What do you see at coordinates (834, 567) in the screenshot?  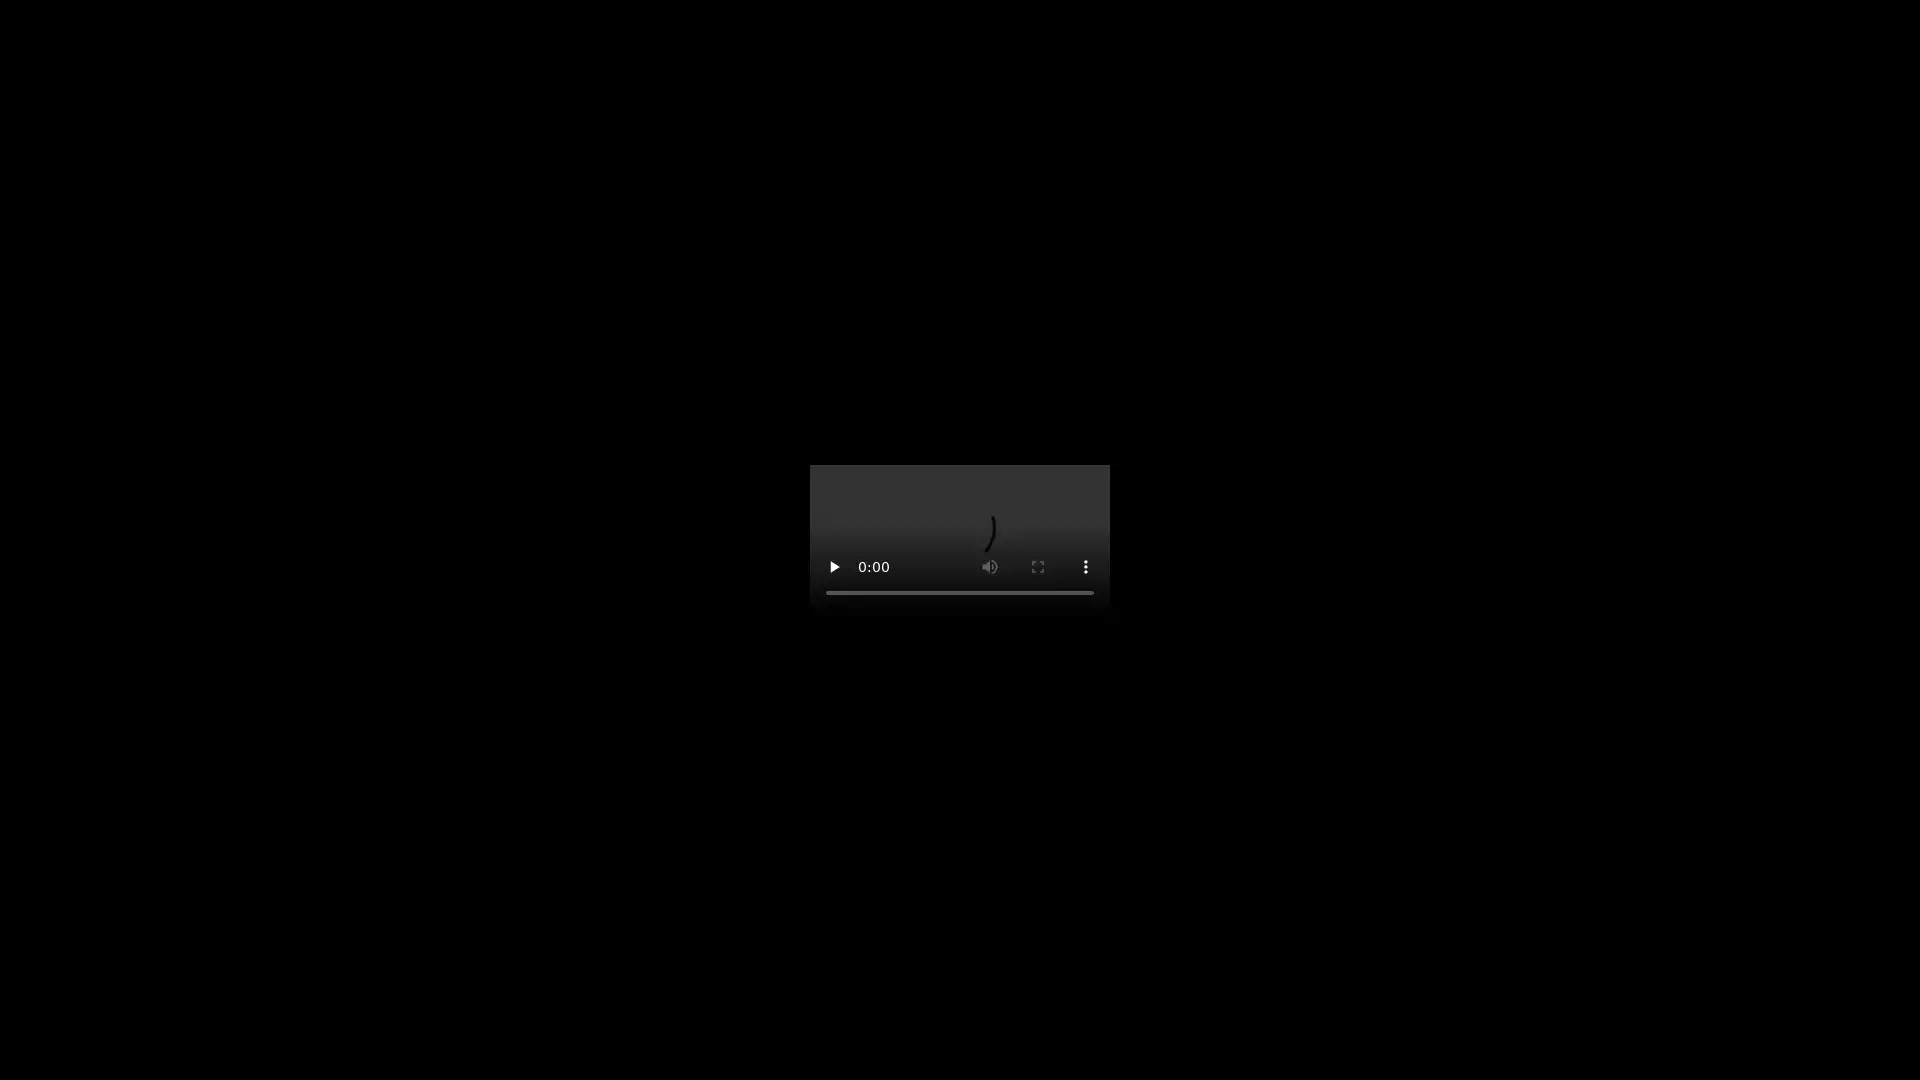 I see `play` at bounding box center [834, 567].